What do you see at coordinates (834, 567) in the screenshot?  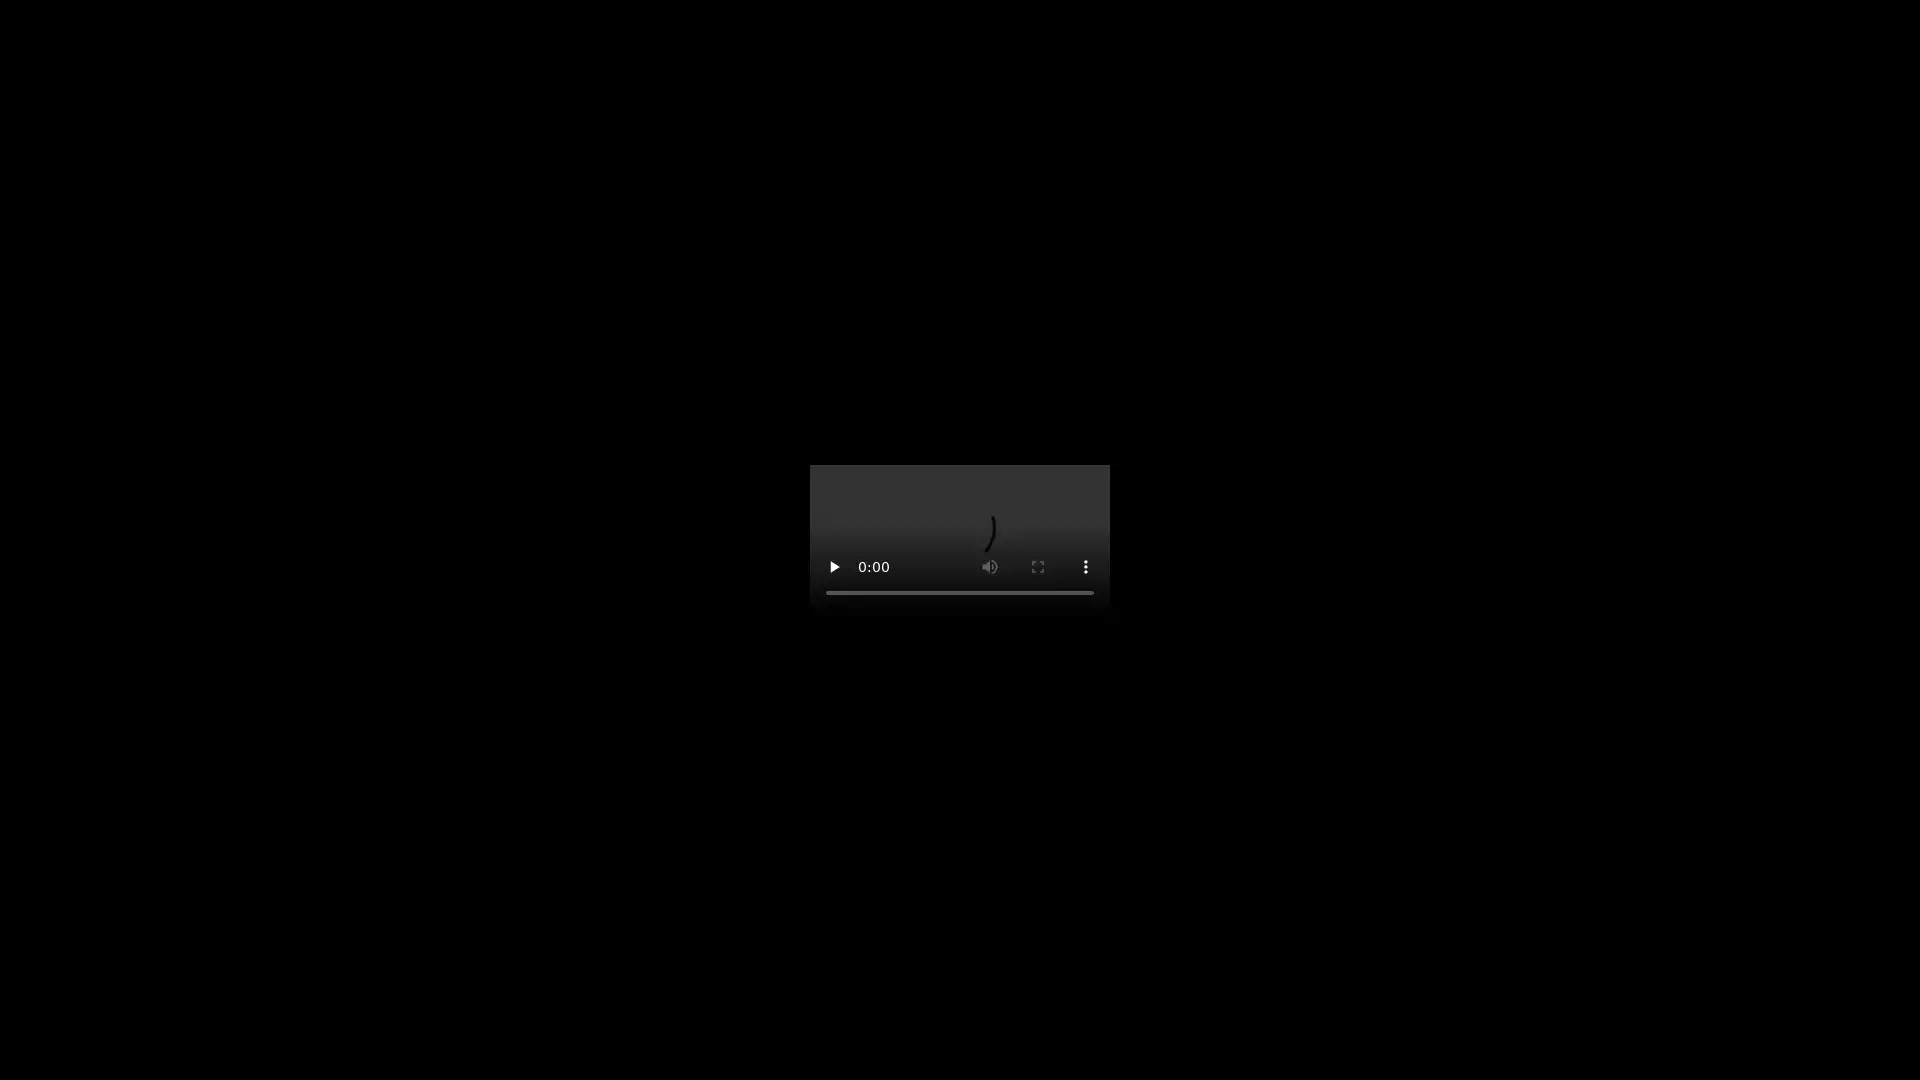 I see `play` at bounding box center [834, 567].